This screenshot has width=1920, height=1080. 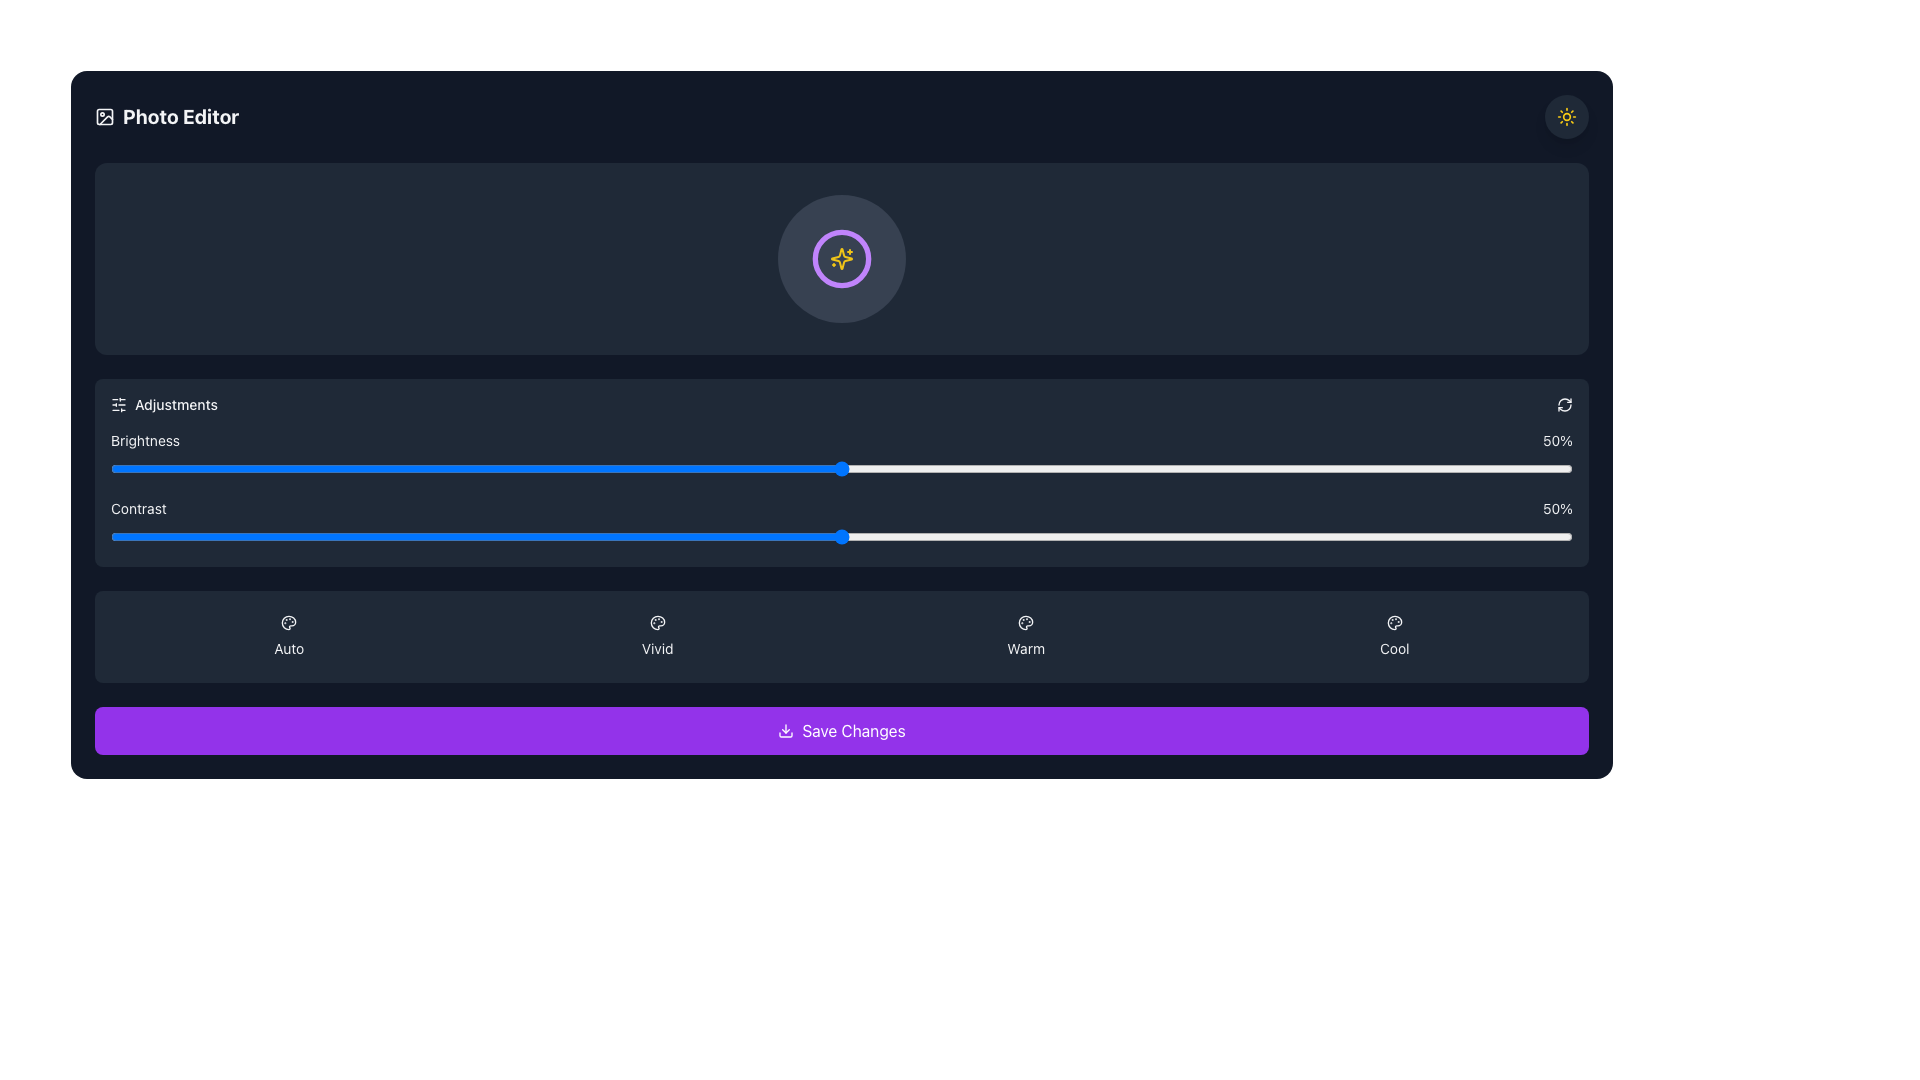 What do you see at coordinates (1309, 535) in the screenshot?
I see `the value of the slider` at bounding box center [1309, 535].